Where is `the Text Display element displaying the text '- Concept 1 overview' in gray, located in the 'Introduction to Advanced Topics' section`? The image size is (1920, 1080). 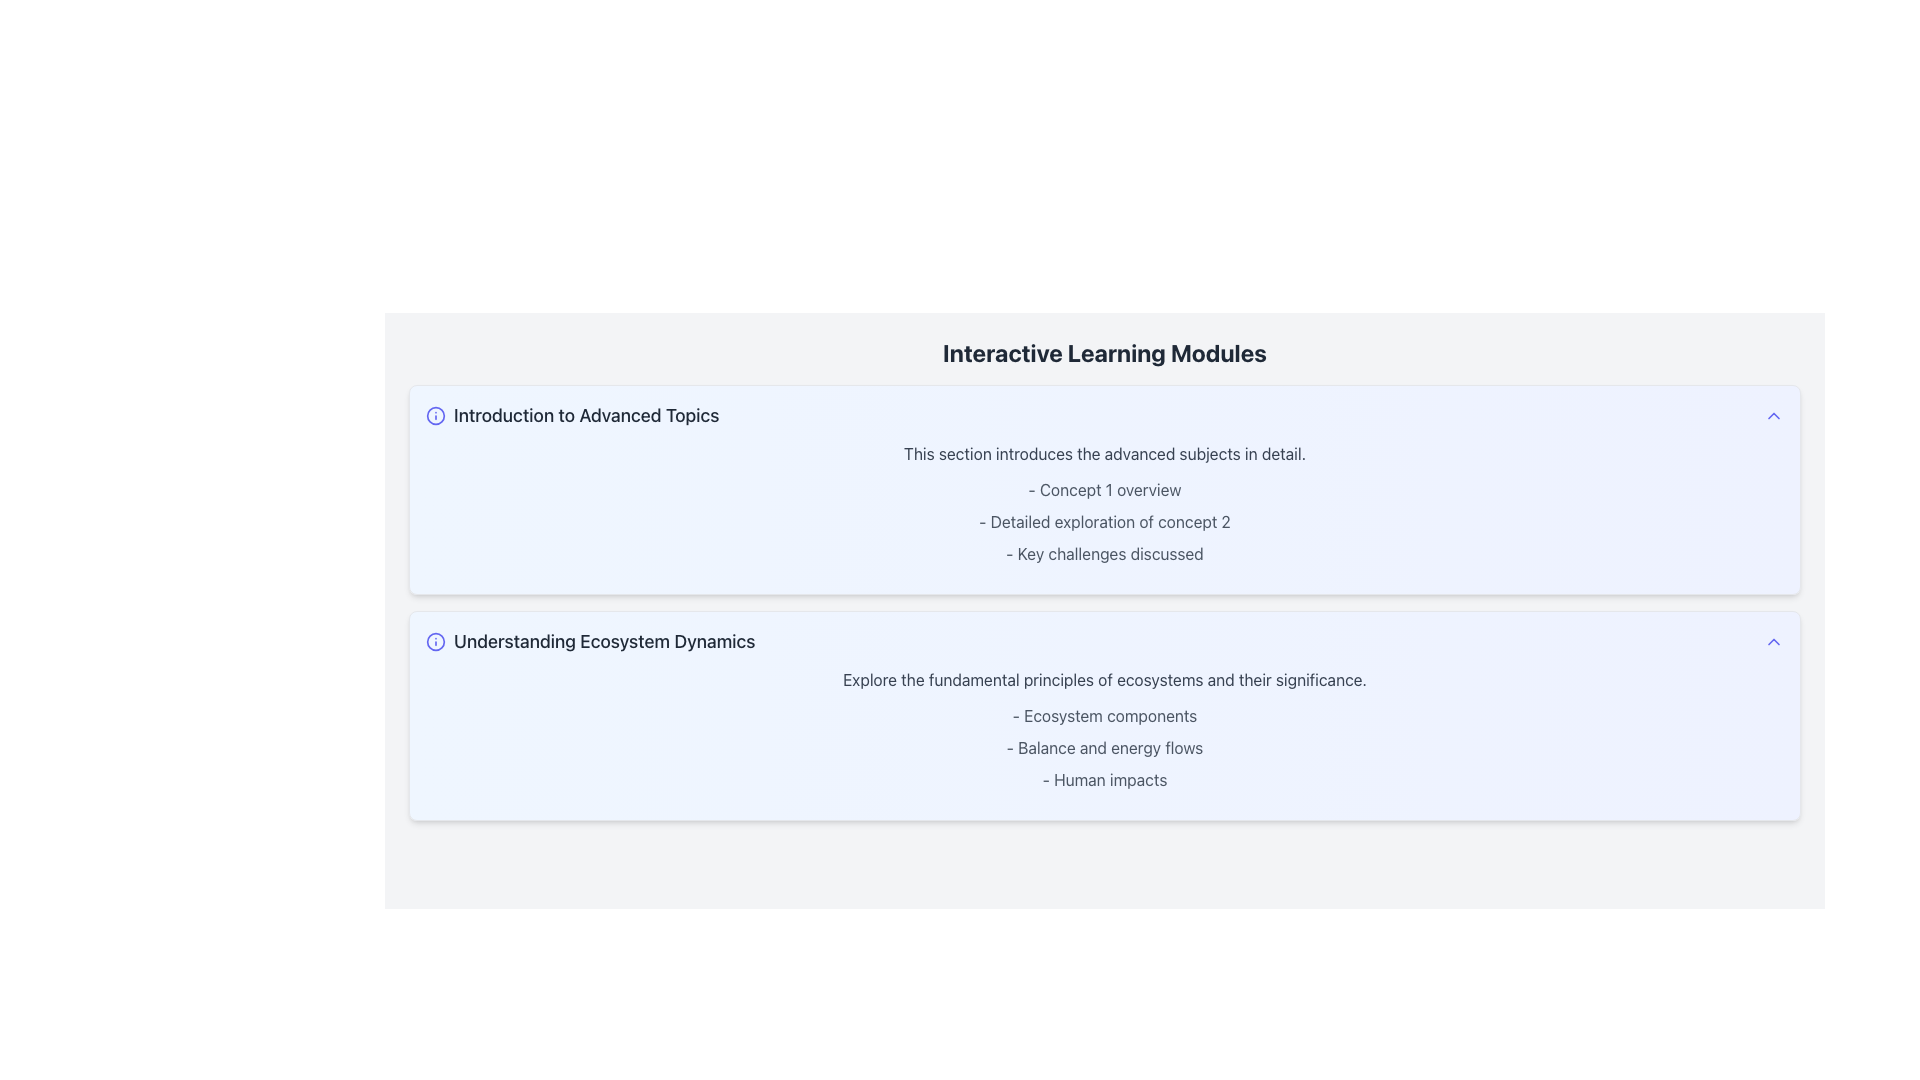
the Text Display element displaying the text '- Concept 1 overview' in gray, located in the 'Introduction to Advanced Topics' section is located at coordinates (1103, 489).